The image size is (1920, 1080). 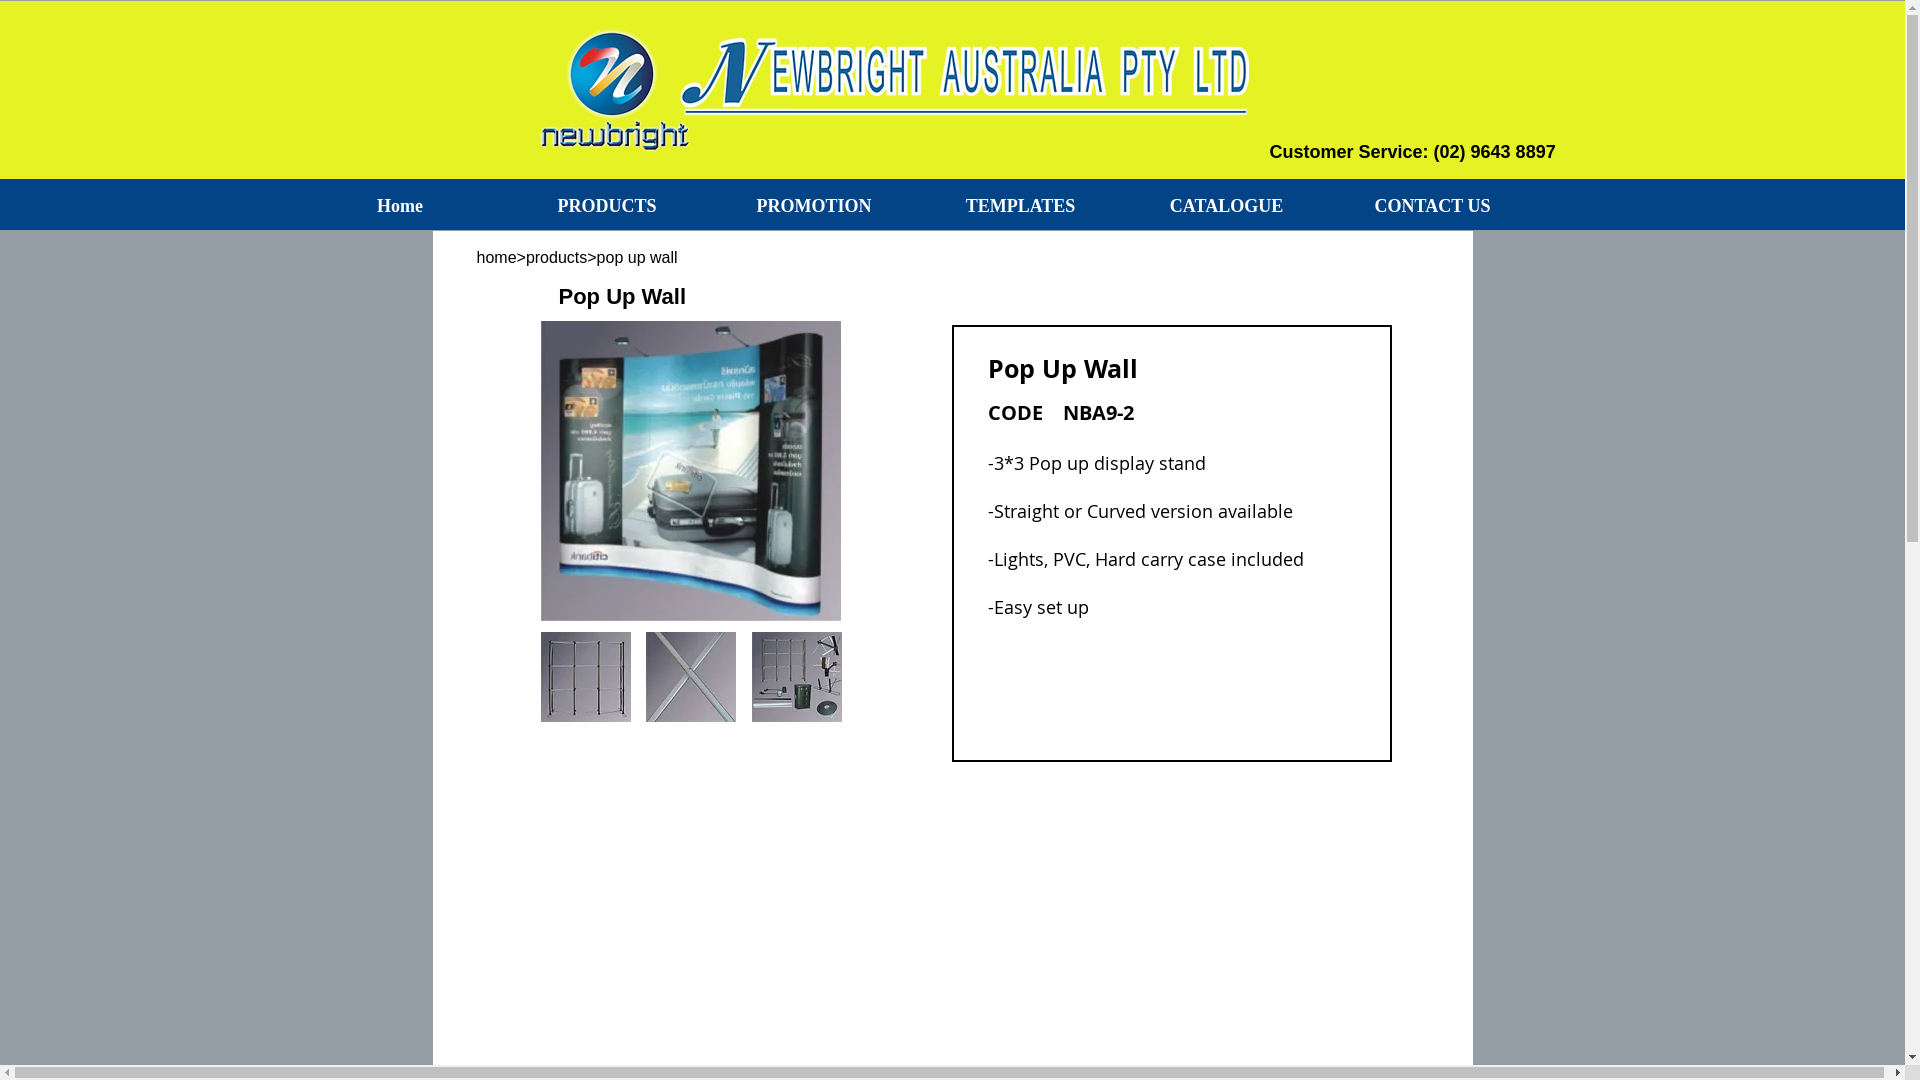 I want to click on 'CATALOGUE', so click(x=1226, y=205).